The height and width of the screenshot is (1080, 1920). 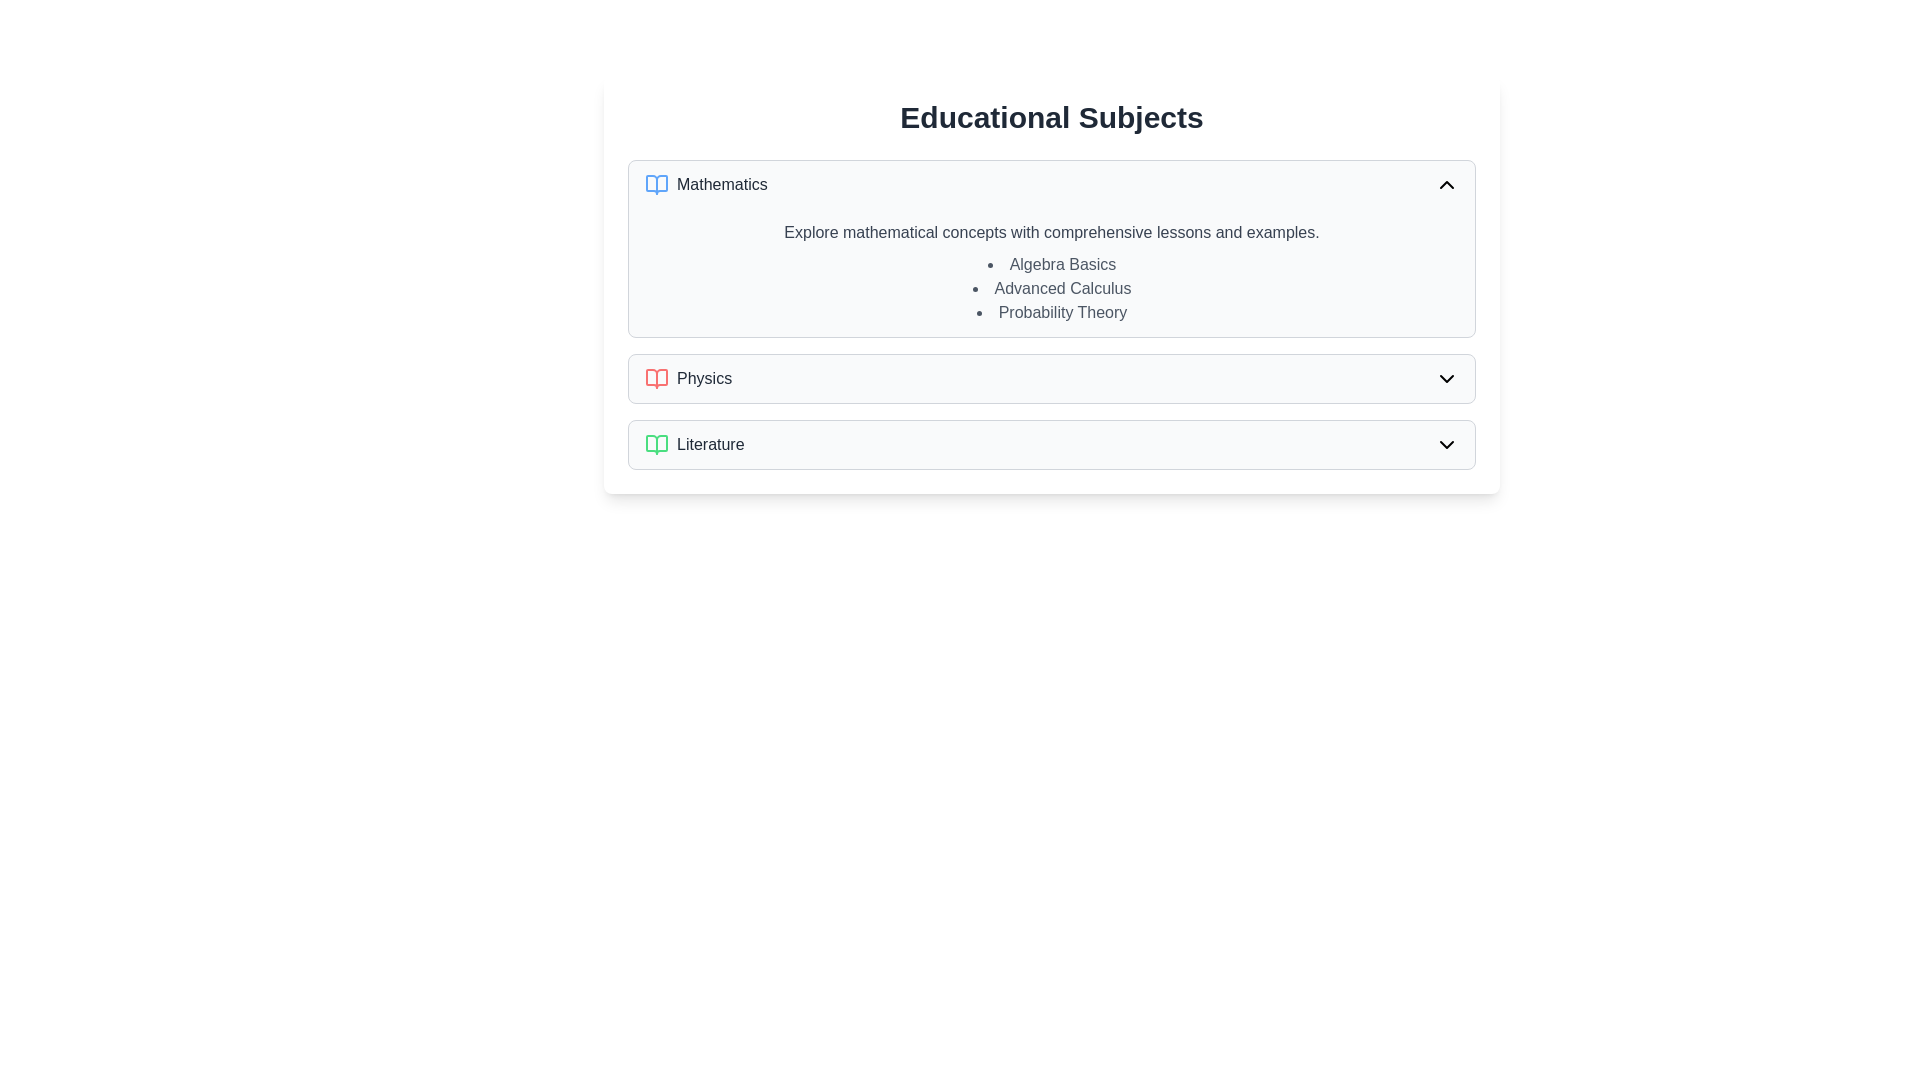 What do you see at coordinates (1446, 378) in the screenshot?
I see `the downward-facing chevron icon button located at the far right of the 'Physics' row in the collapsible section list for accessibility navigation` at bounding box center [1446, 378].